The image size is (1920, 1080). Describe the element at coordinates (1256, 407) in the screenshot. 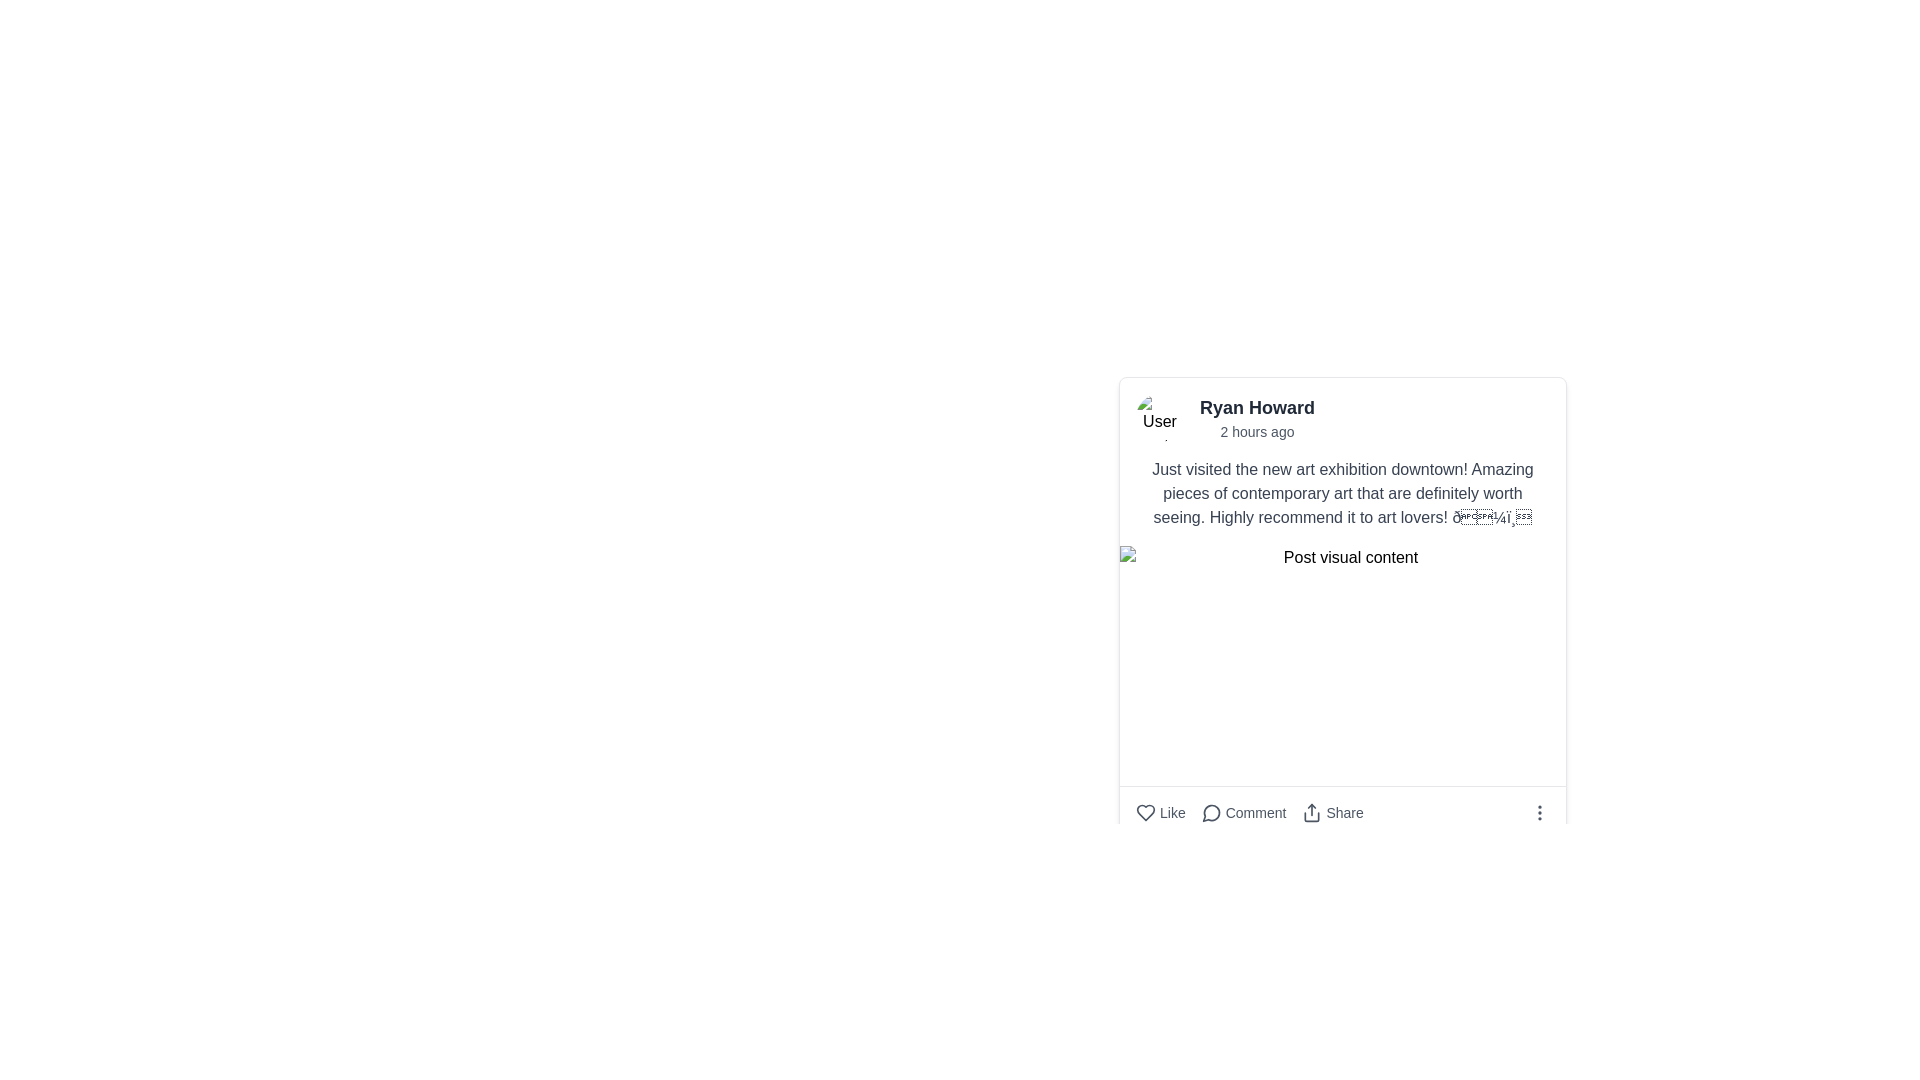

I see `the Text Label displaying 'Ryan Howard'` at that location.